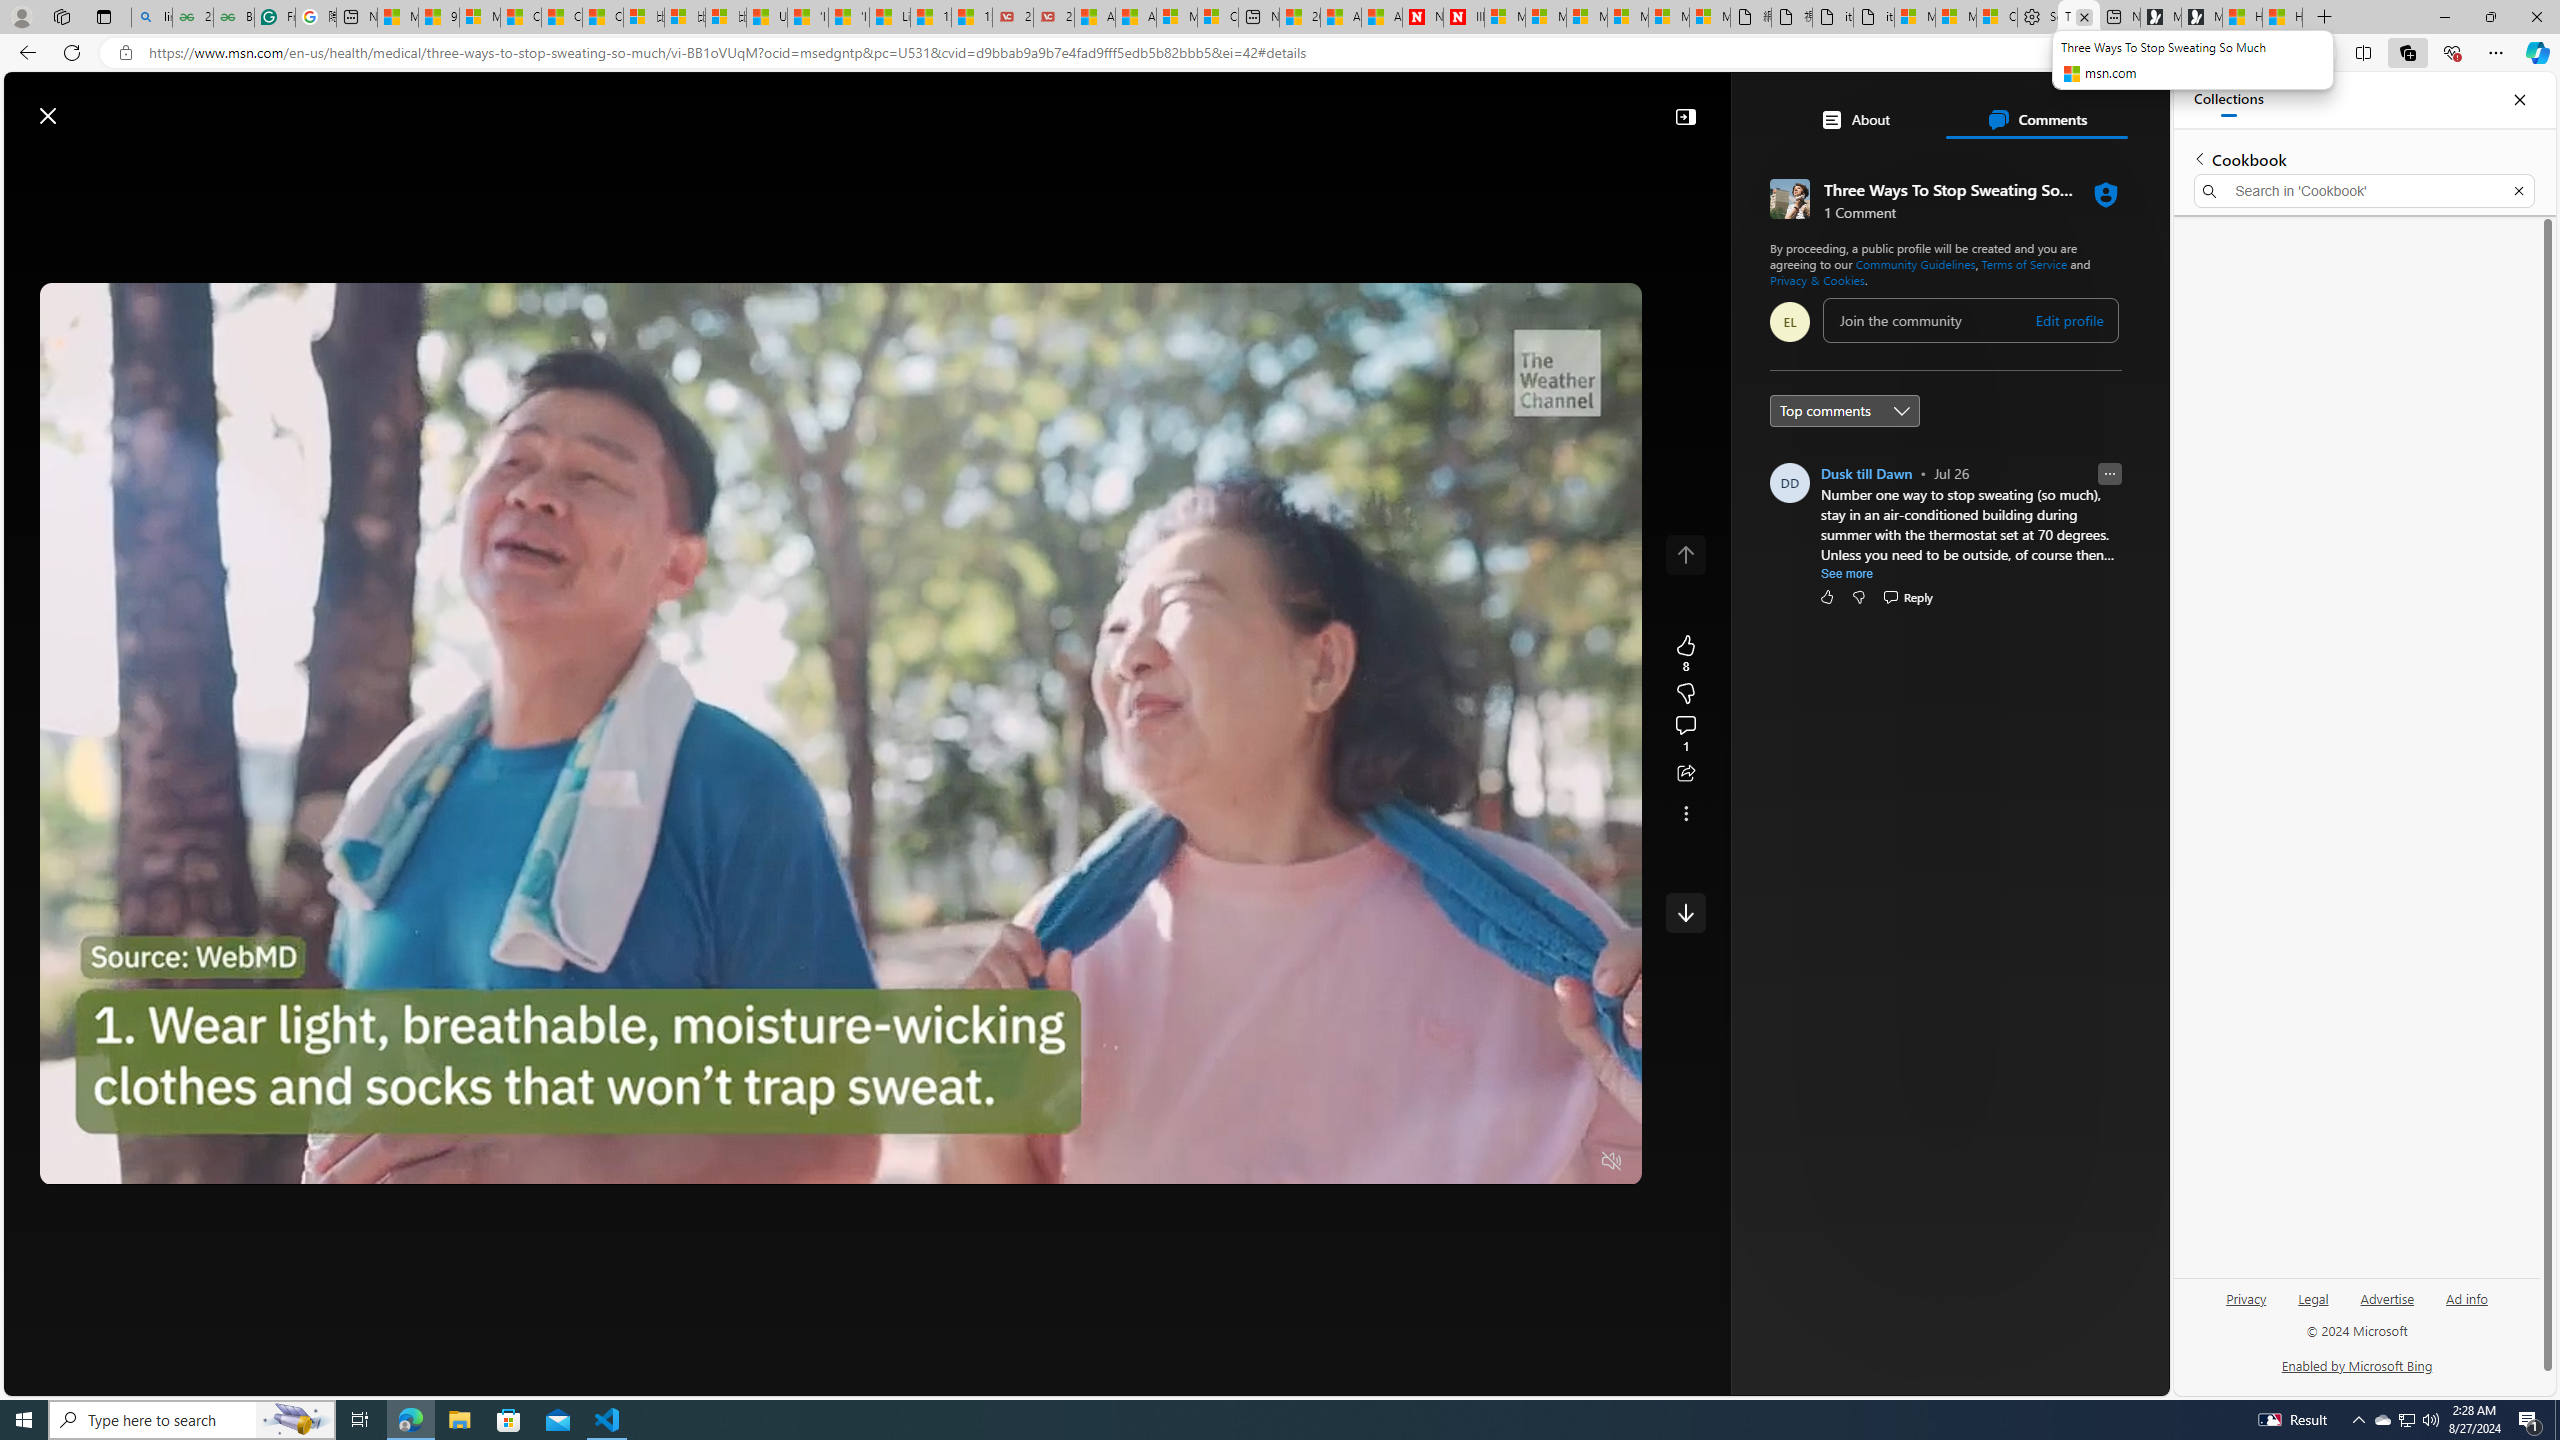 This screenshot has height=1440, width=2560. I want to click on '8 Like', so click(1684, 652).